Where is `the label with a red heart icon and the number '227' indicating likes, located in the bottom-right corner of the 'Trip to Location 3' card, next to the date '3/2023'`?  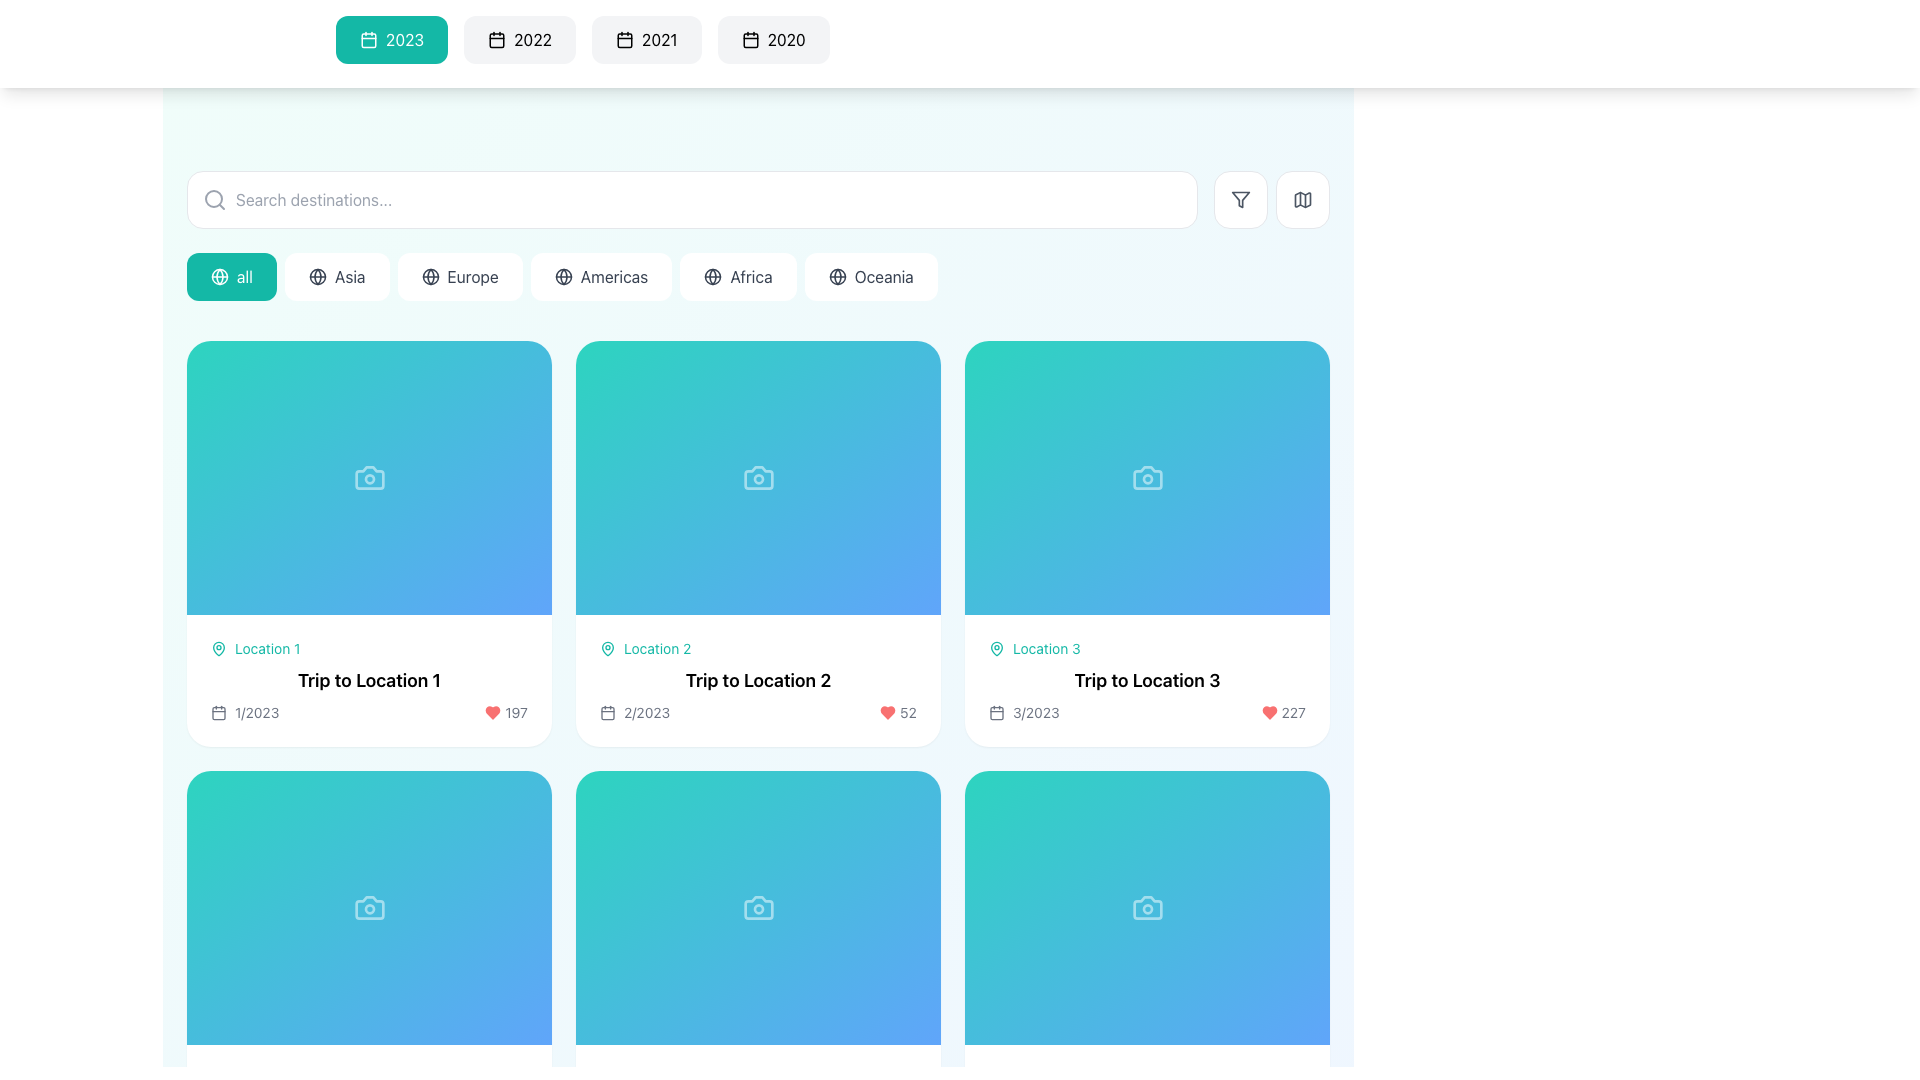 the label with a red heart icon and the number '227' indicating likes, located in the bottom-right corner of the 'Trip to Location 3' card, next to the date '3/2023' is located at coordinates (1283, 711).